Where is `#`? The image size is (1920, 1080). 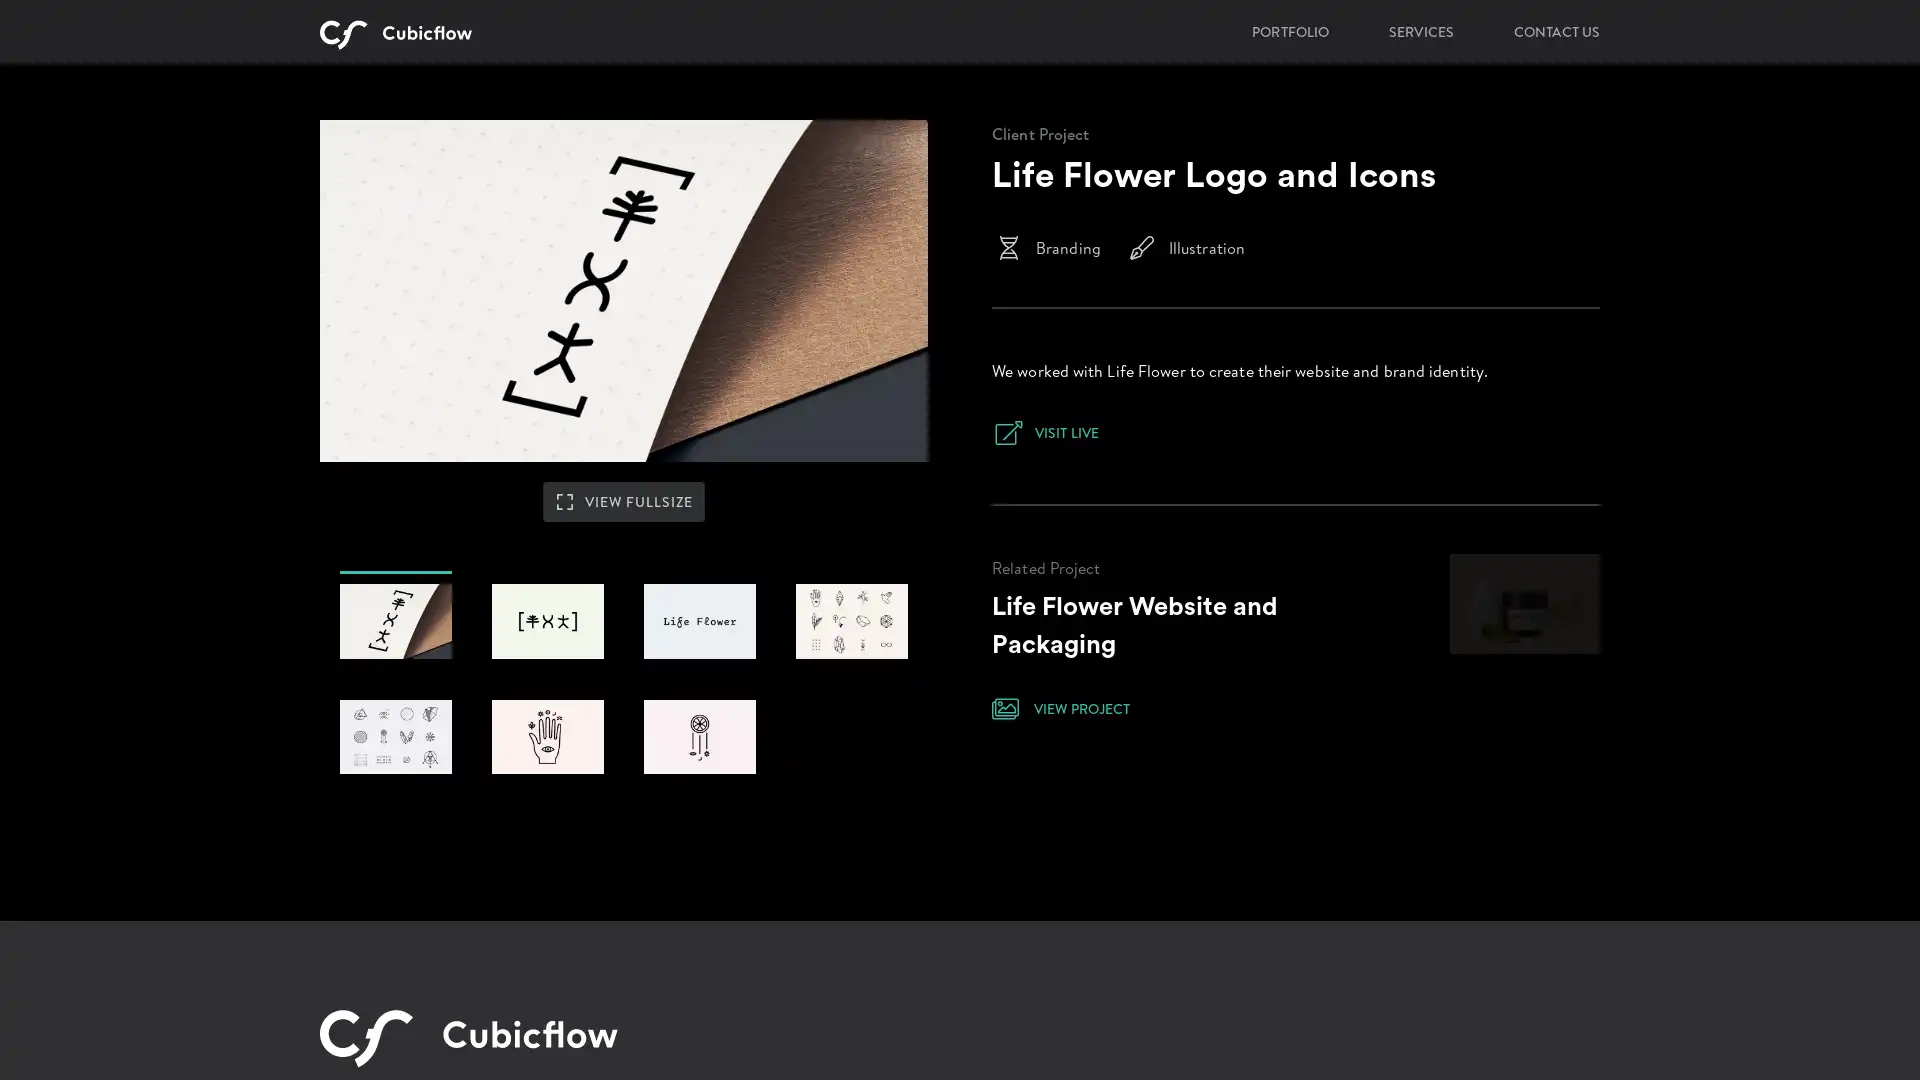
# is located at coordinates (700, 689).